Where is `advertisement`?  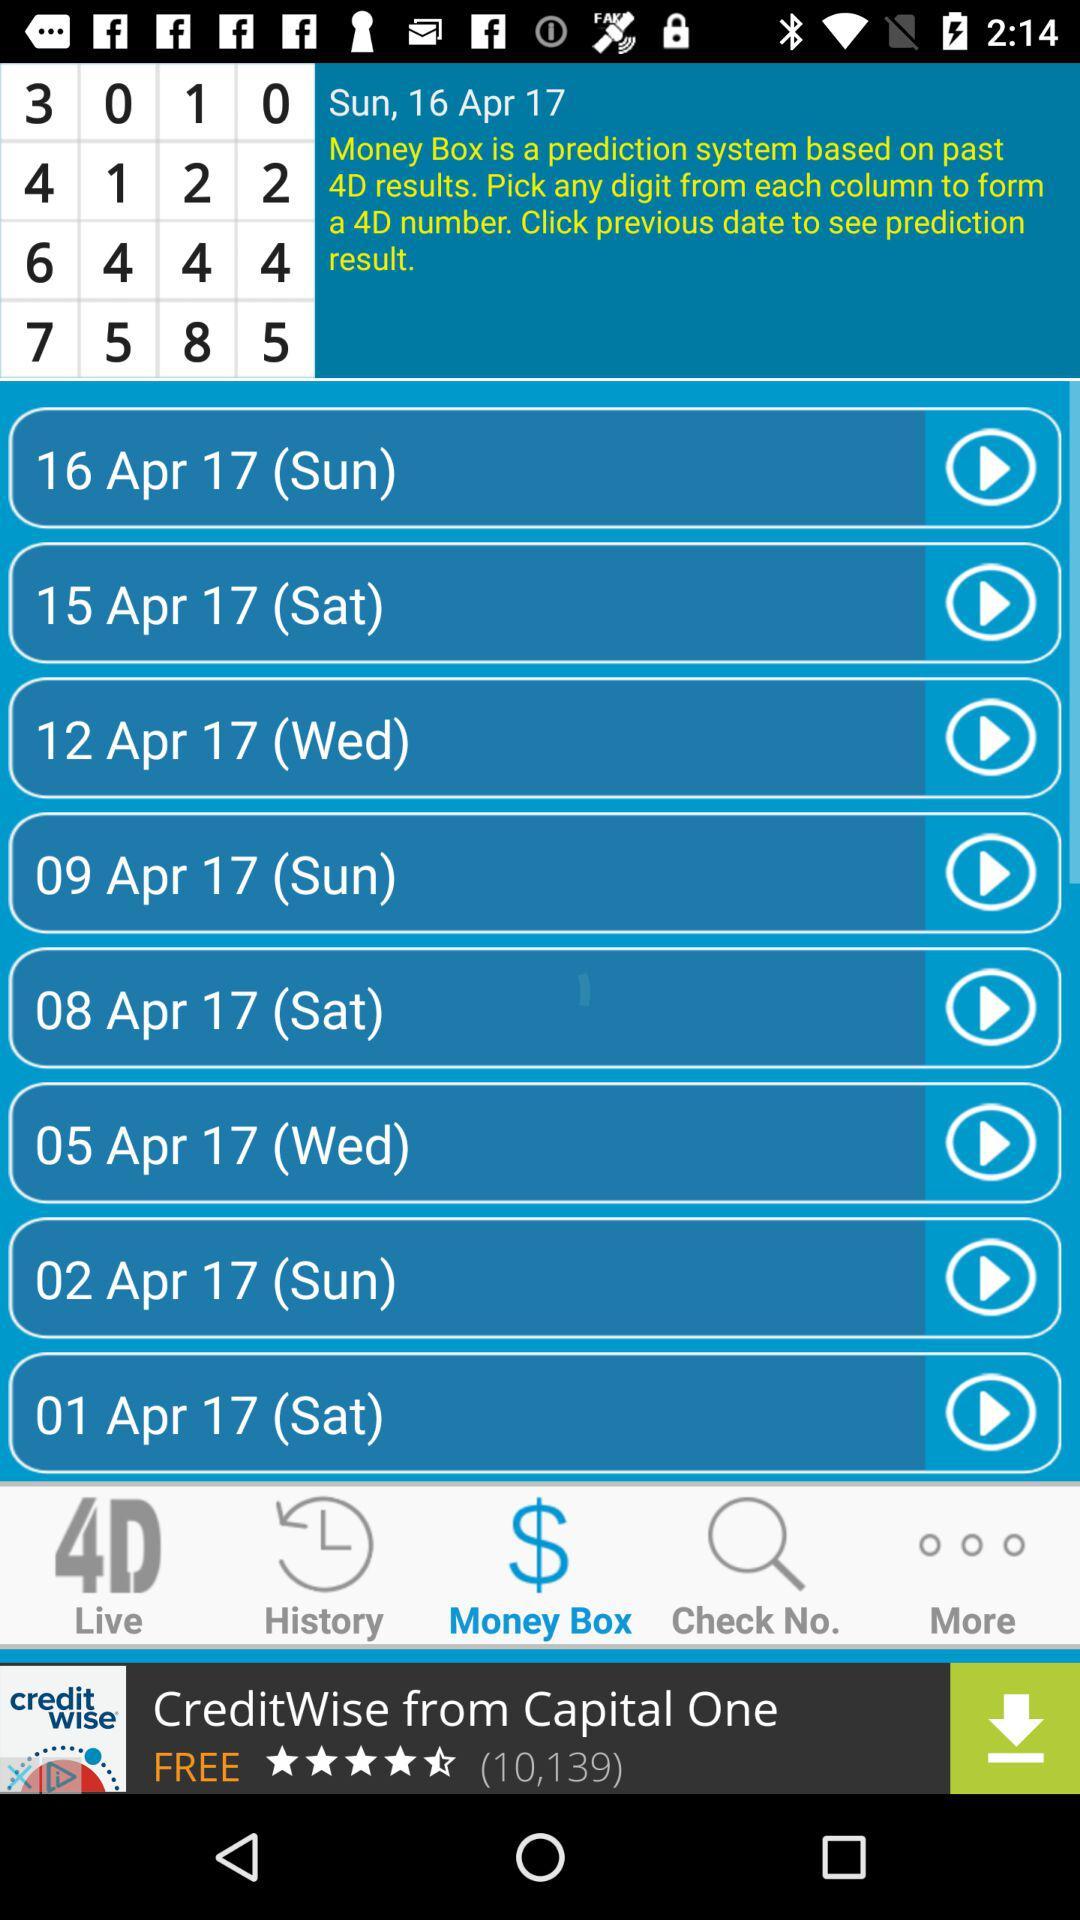
advertisement is located at coordinates (540, 1727).